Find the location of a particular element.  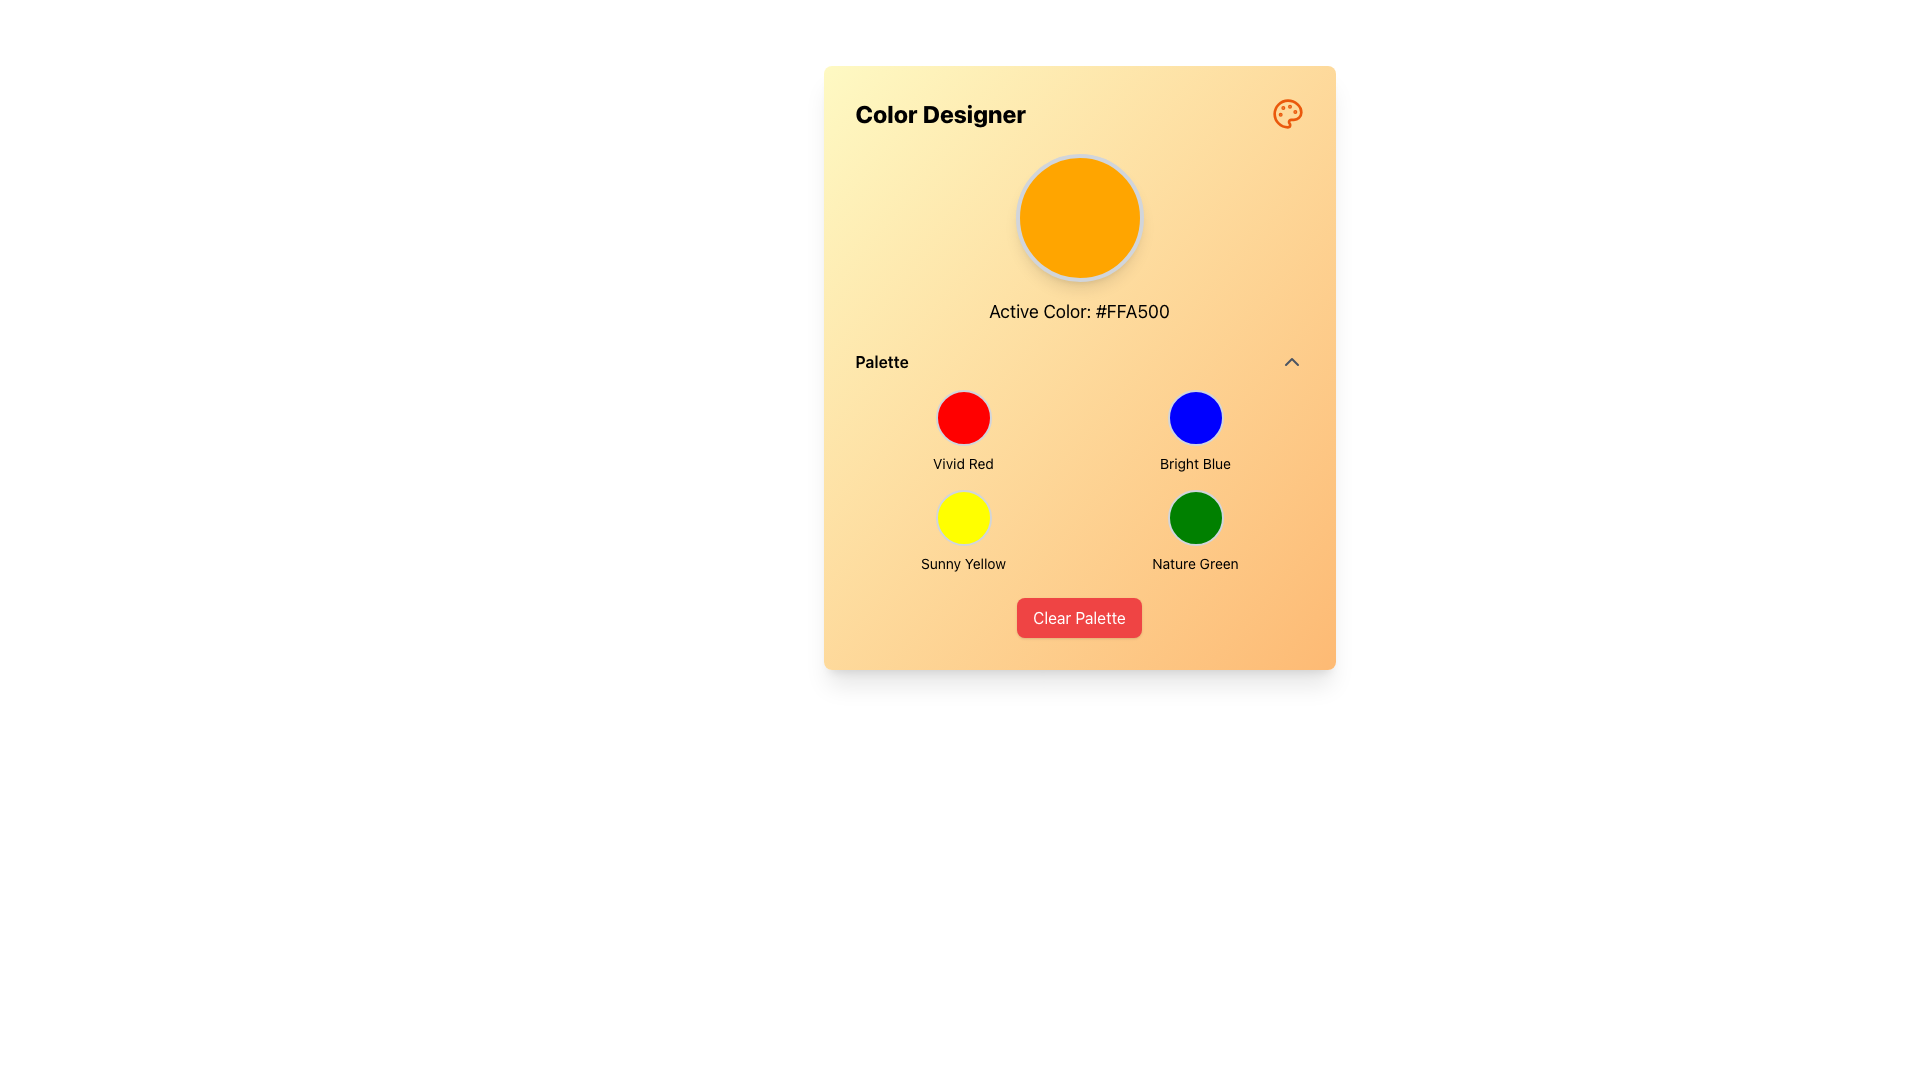

the central circular element of the orange painter's palette icon located in the upper-right corner of the 'Color Designer' section is located at coordinates (1287, 114).